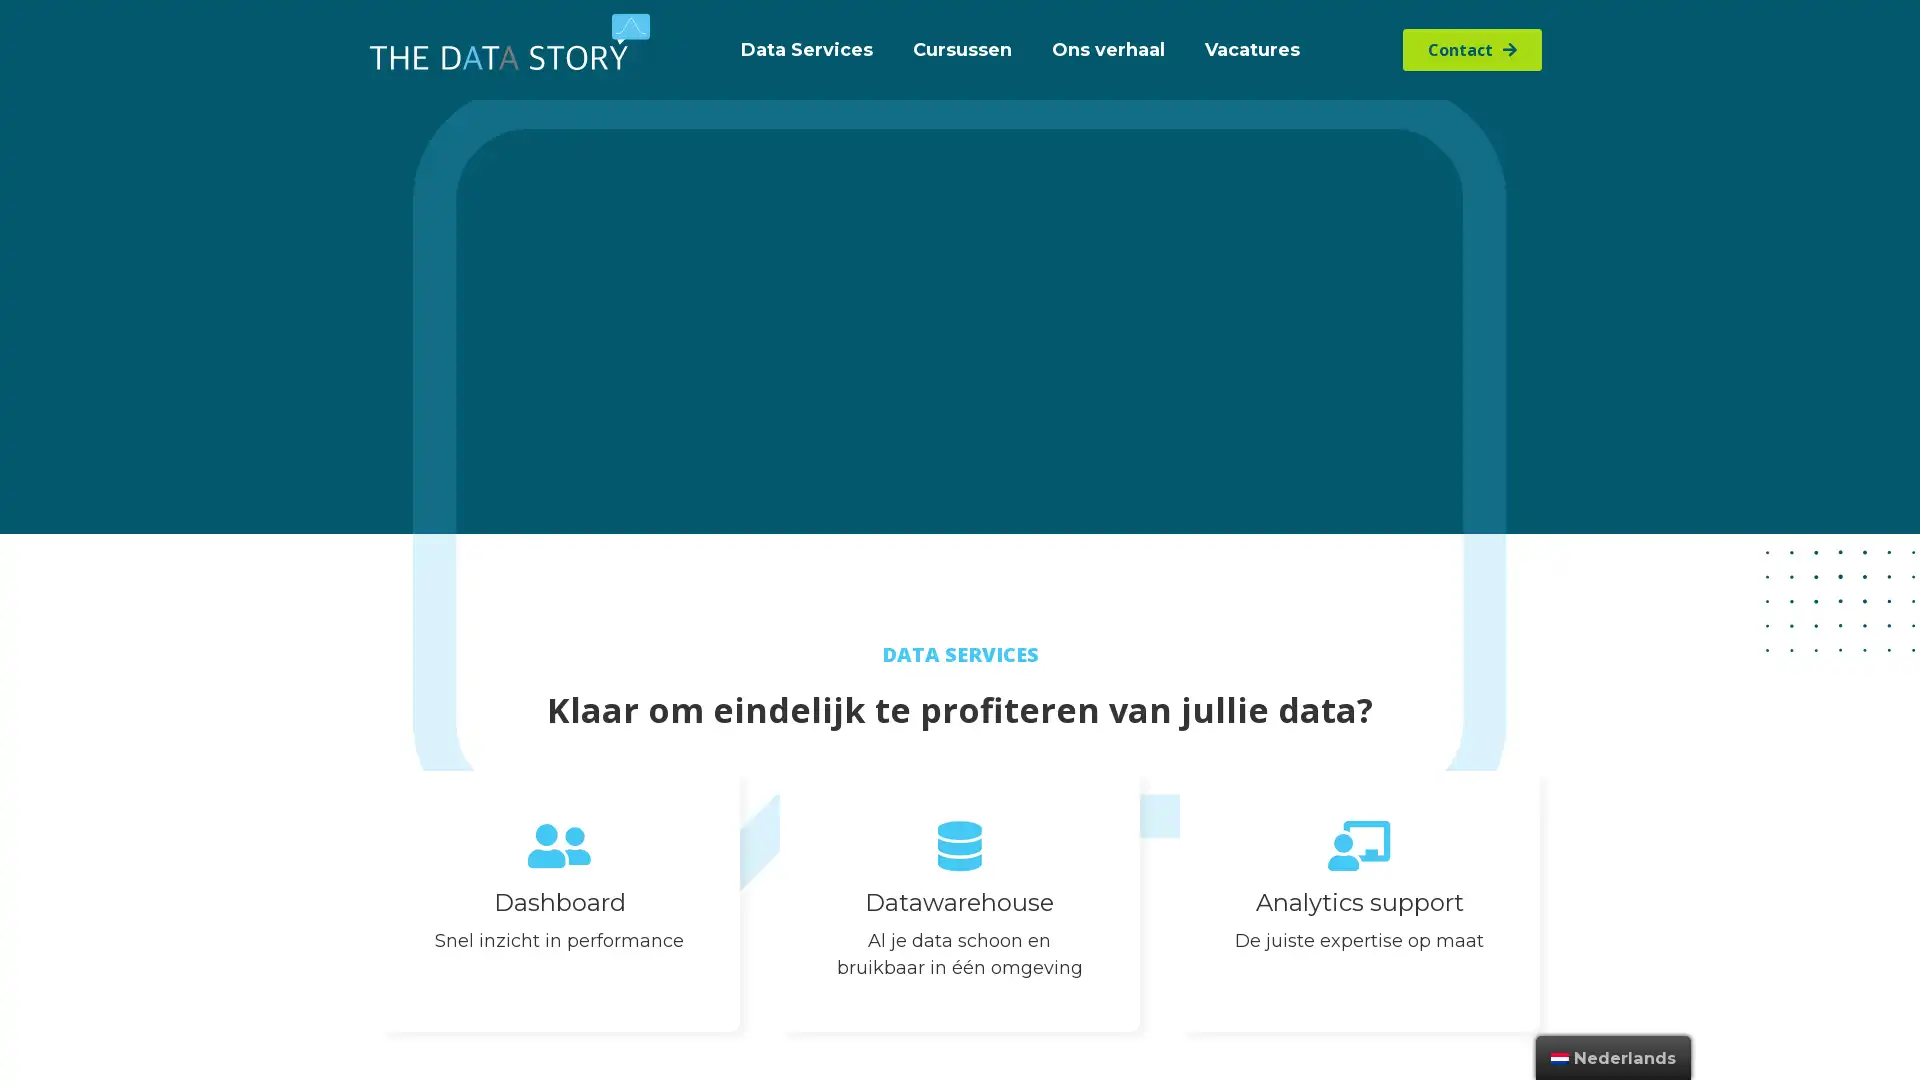 The height and width of the screenshot is (1080, 1920). I want to click on Voorkeuren, so click(202, 1023).